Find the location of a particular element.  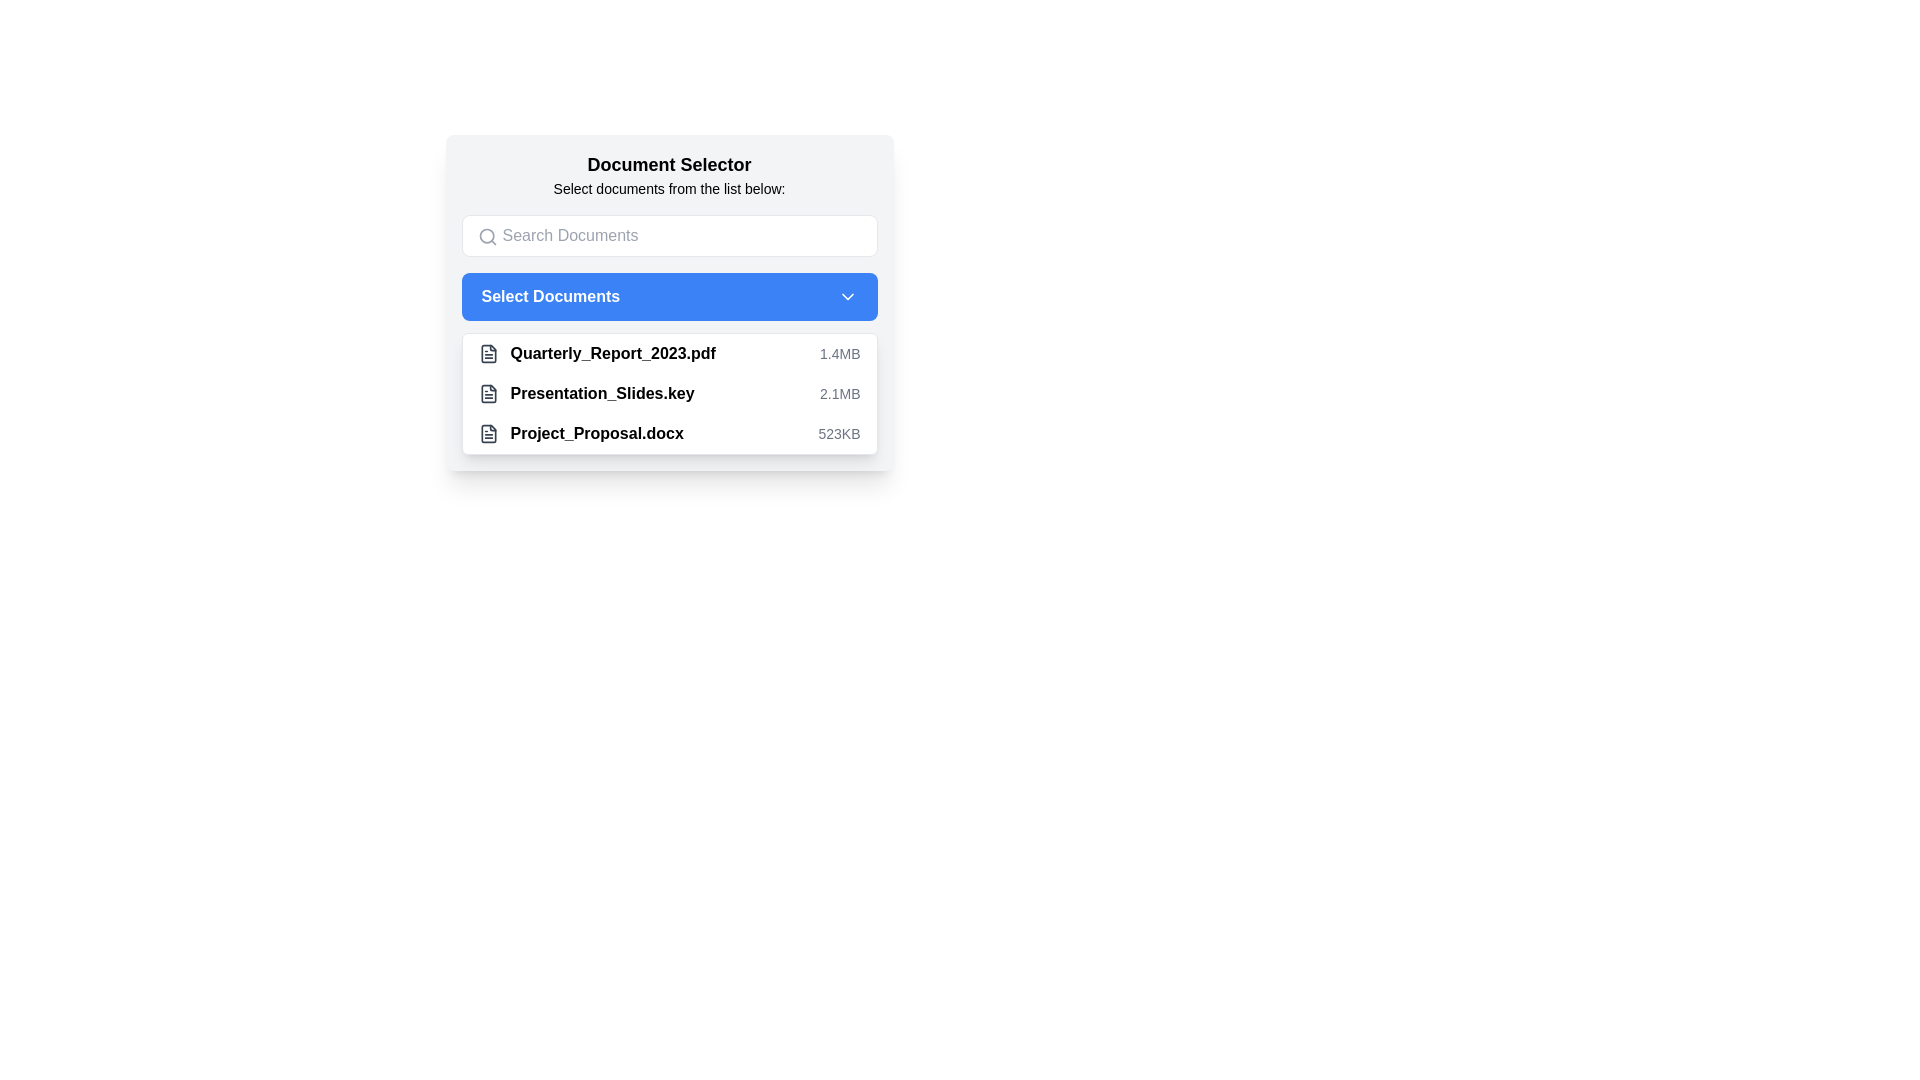

the third selectable document item in the file selector, labeled 'Project_Proposal.docx' is located at coordinates (580, 433).